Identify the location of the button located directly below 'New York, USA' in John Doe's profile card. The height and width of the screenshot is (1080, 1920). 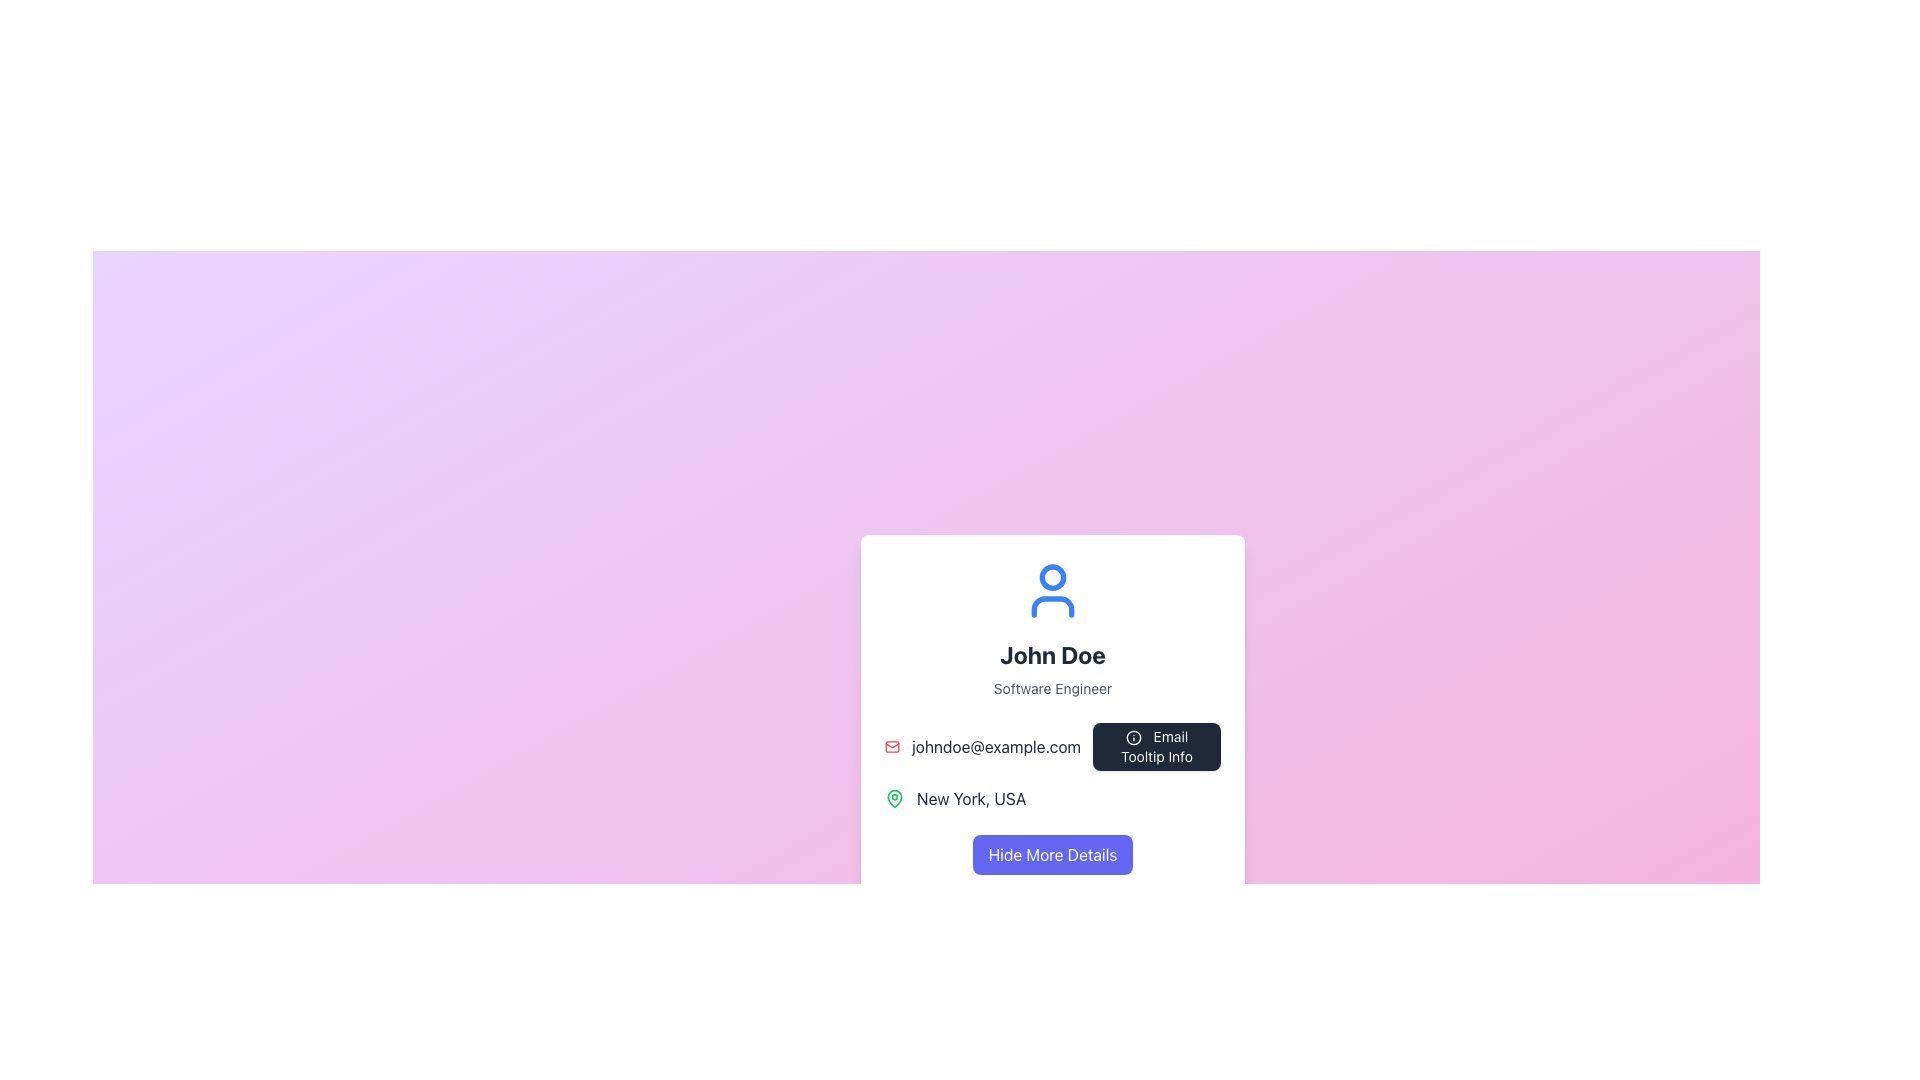
(1051, 855).